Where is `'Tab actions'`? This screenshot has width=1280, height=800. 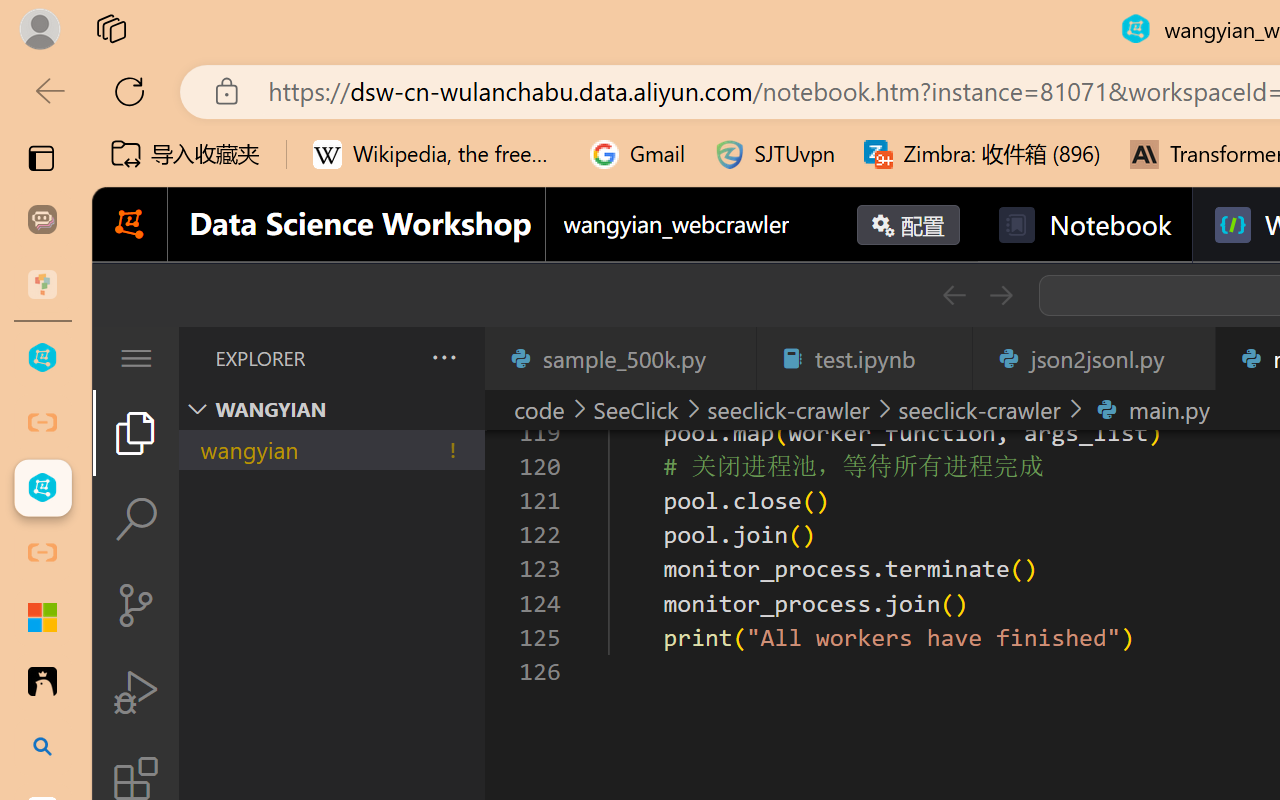 'Tab actions' is located at coordinates (1188, 358).